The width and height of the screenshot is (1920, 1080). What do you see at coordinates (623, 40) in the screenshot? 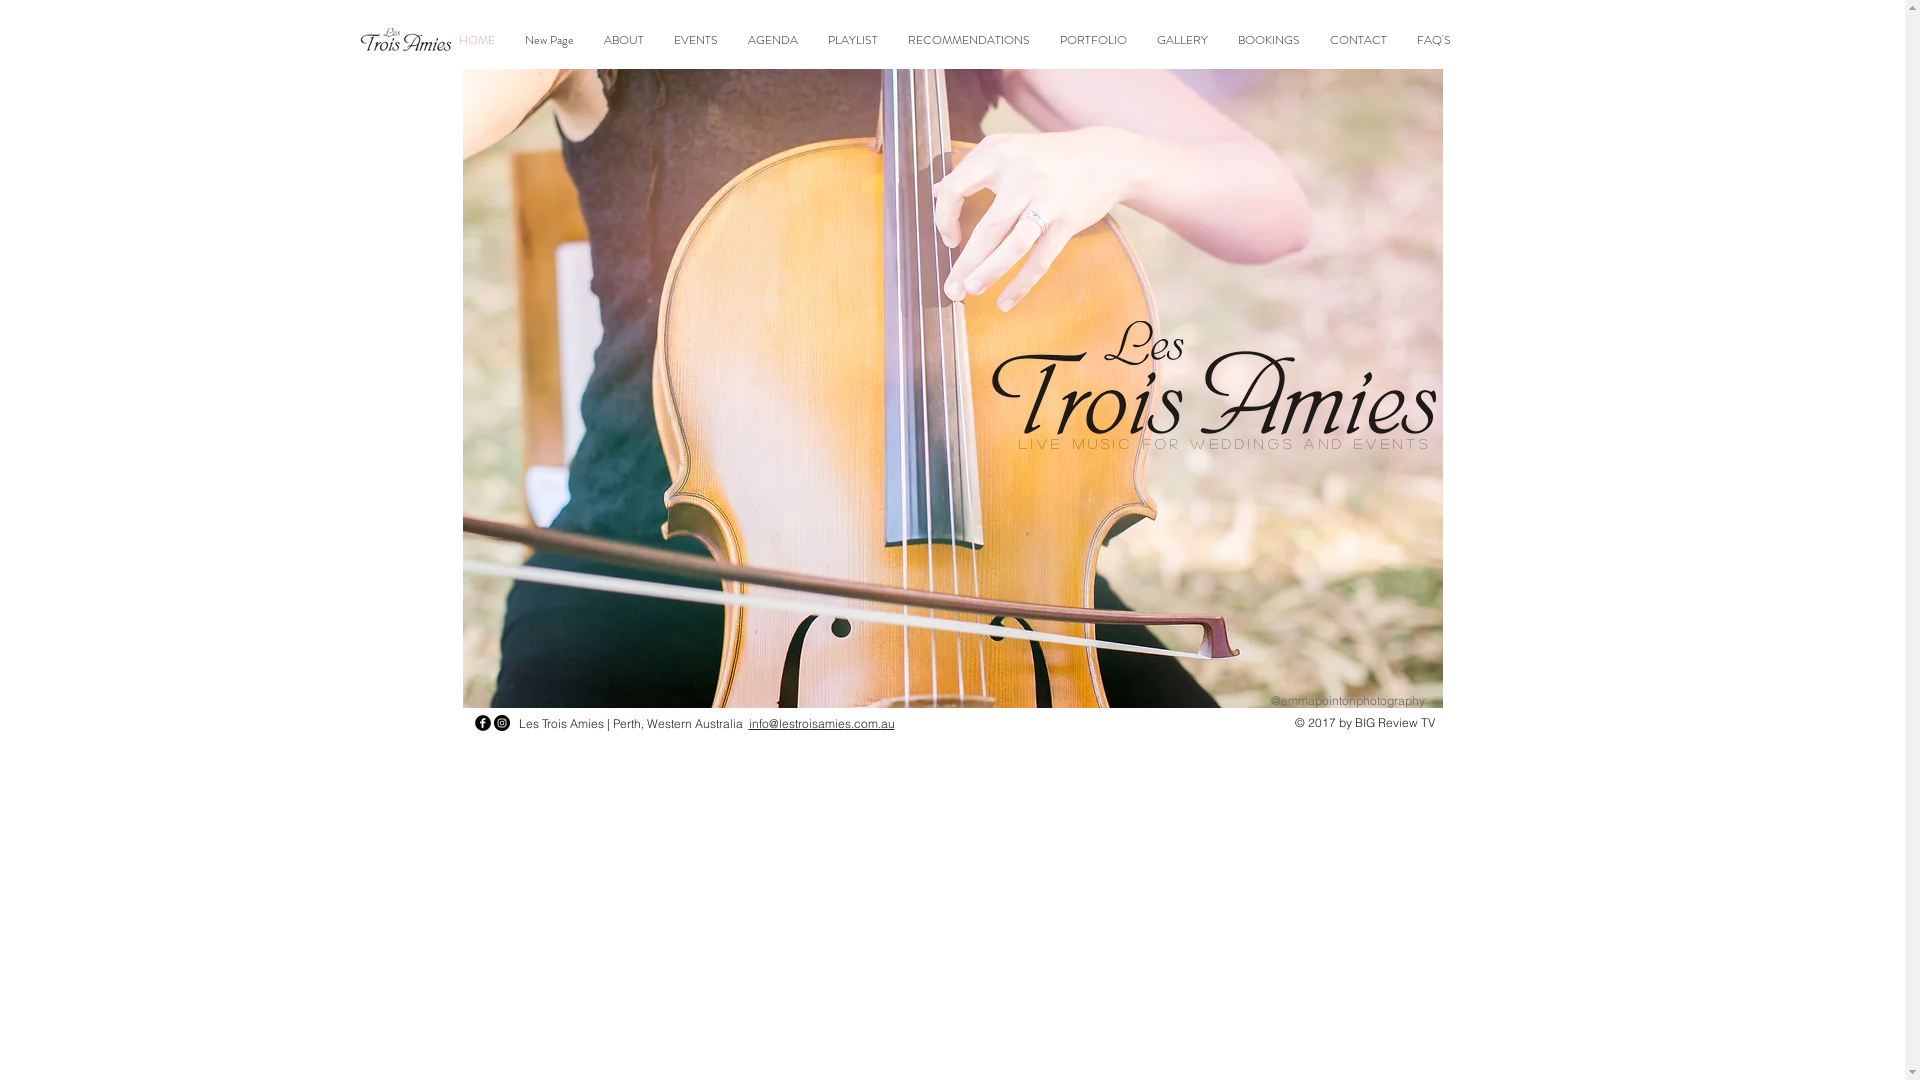
I see `'ABOUT'` at bounding box center [623, 40].